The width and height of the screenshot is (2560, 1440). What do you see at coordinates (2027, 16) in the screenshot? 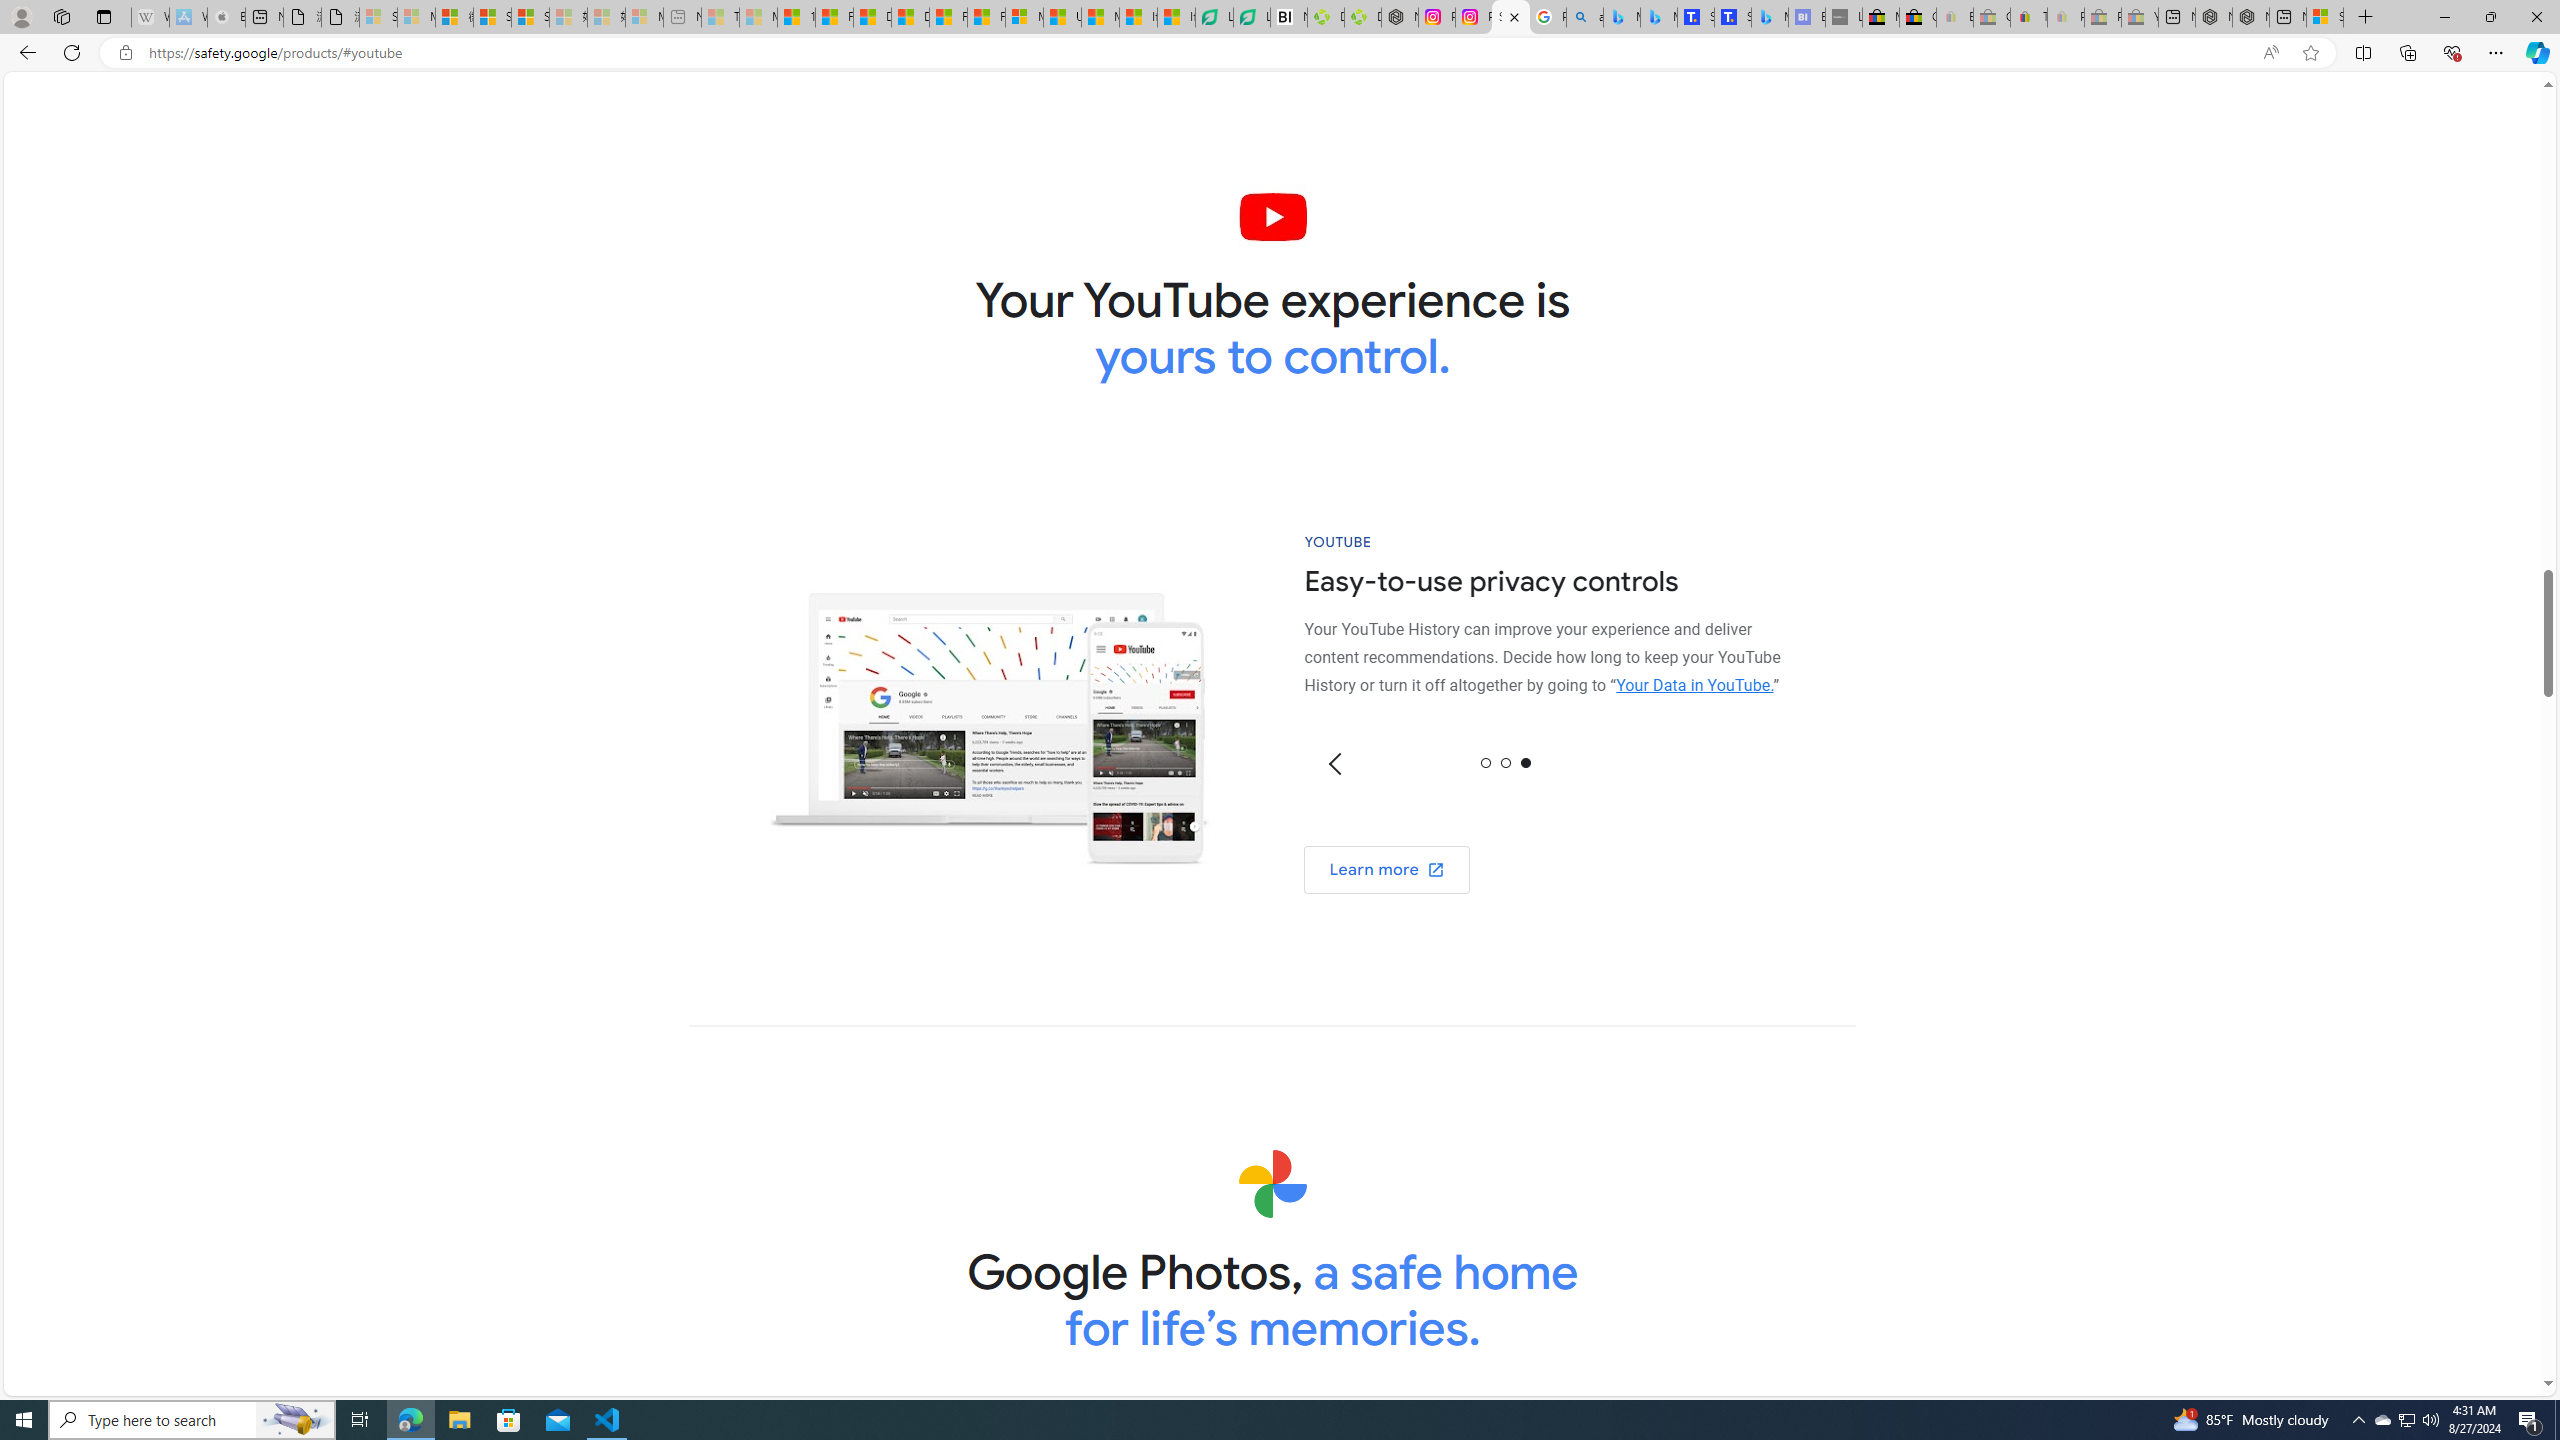
I see `'Threats and offensive language policy | eBay'` at bounding box center [2027, 16].